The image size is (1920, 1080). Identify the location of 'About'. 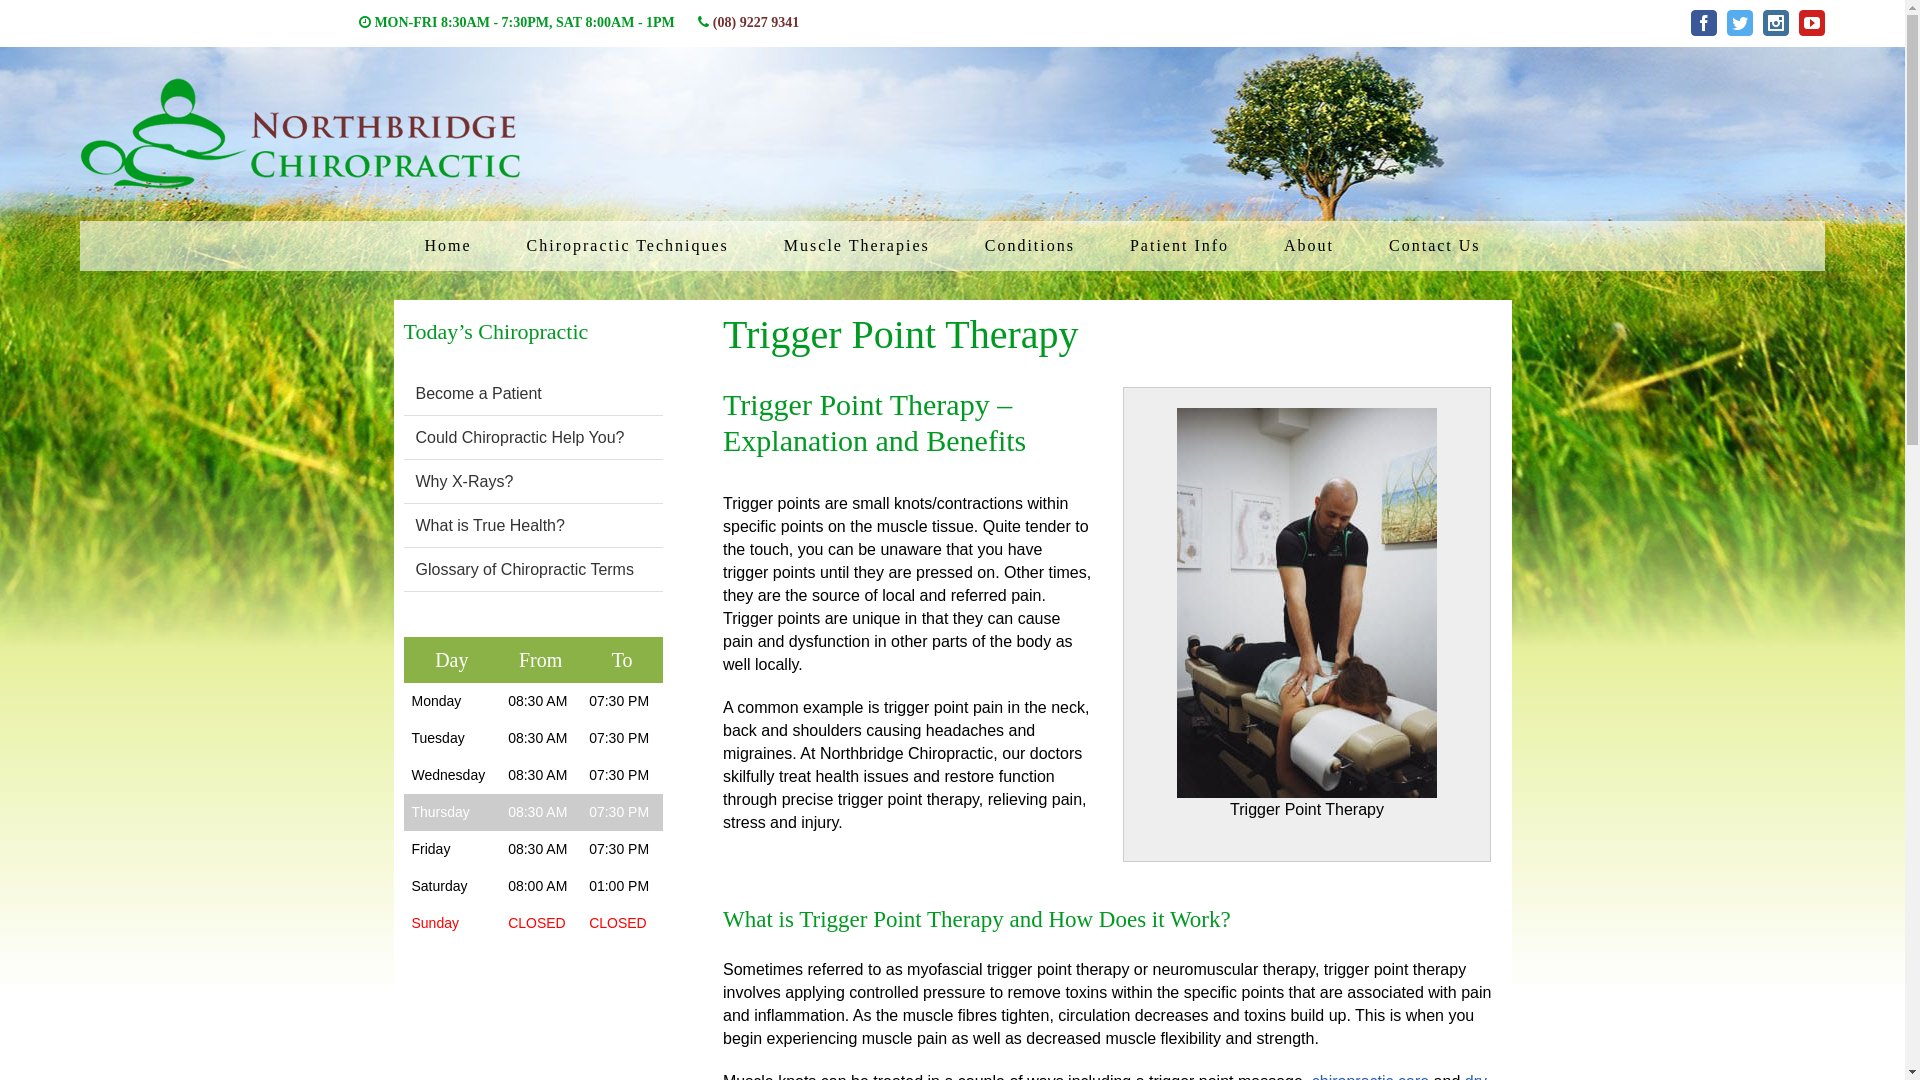
(1309, 245).